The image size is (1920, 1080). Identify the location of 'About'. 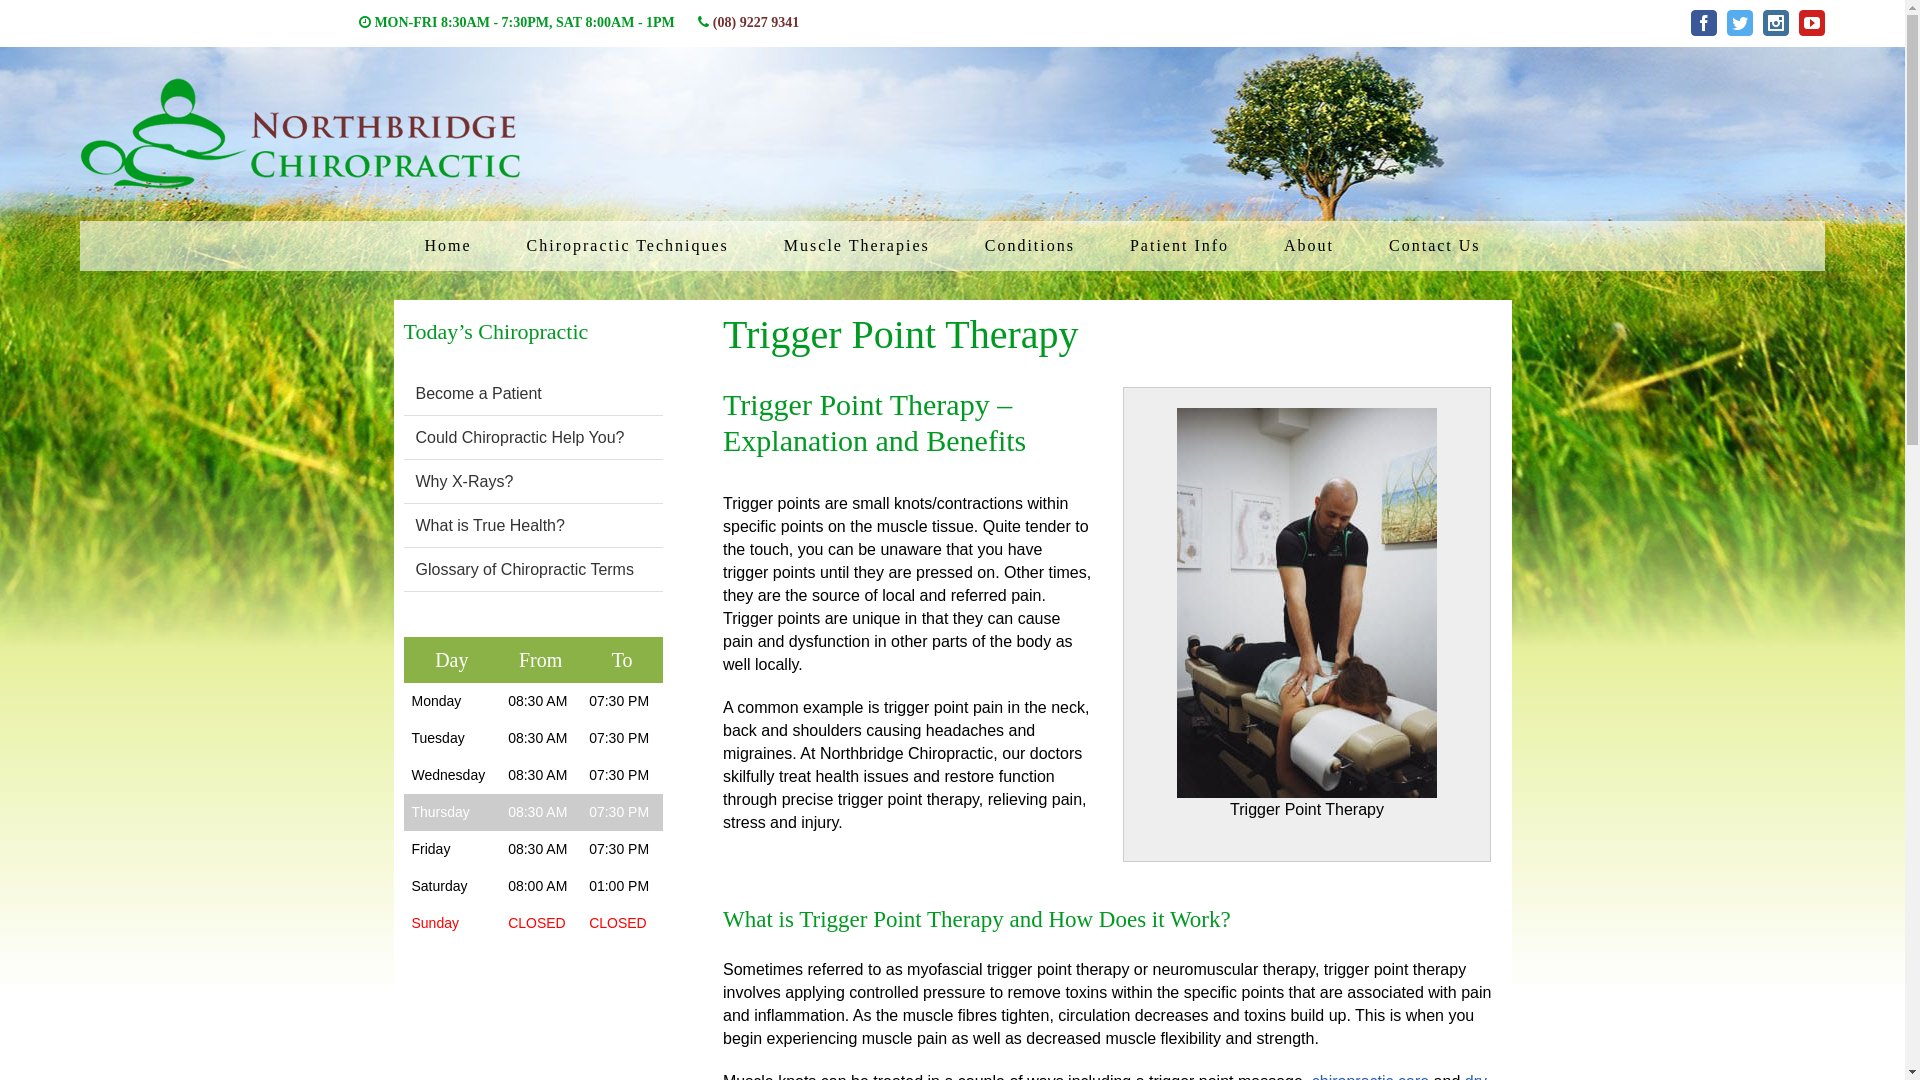
(1309, 245).